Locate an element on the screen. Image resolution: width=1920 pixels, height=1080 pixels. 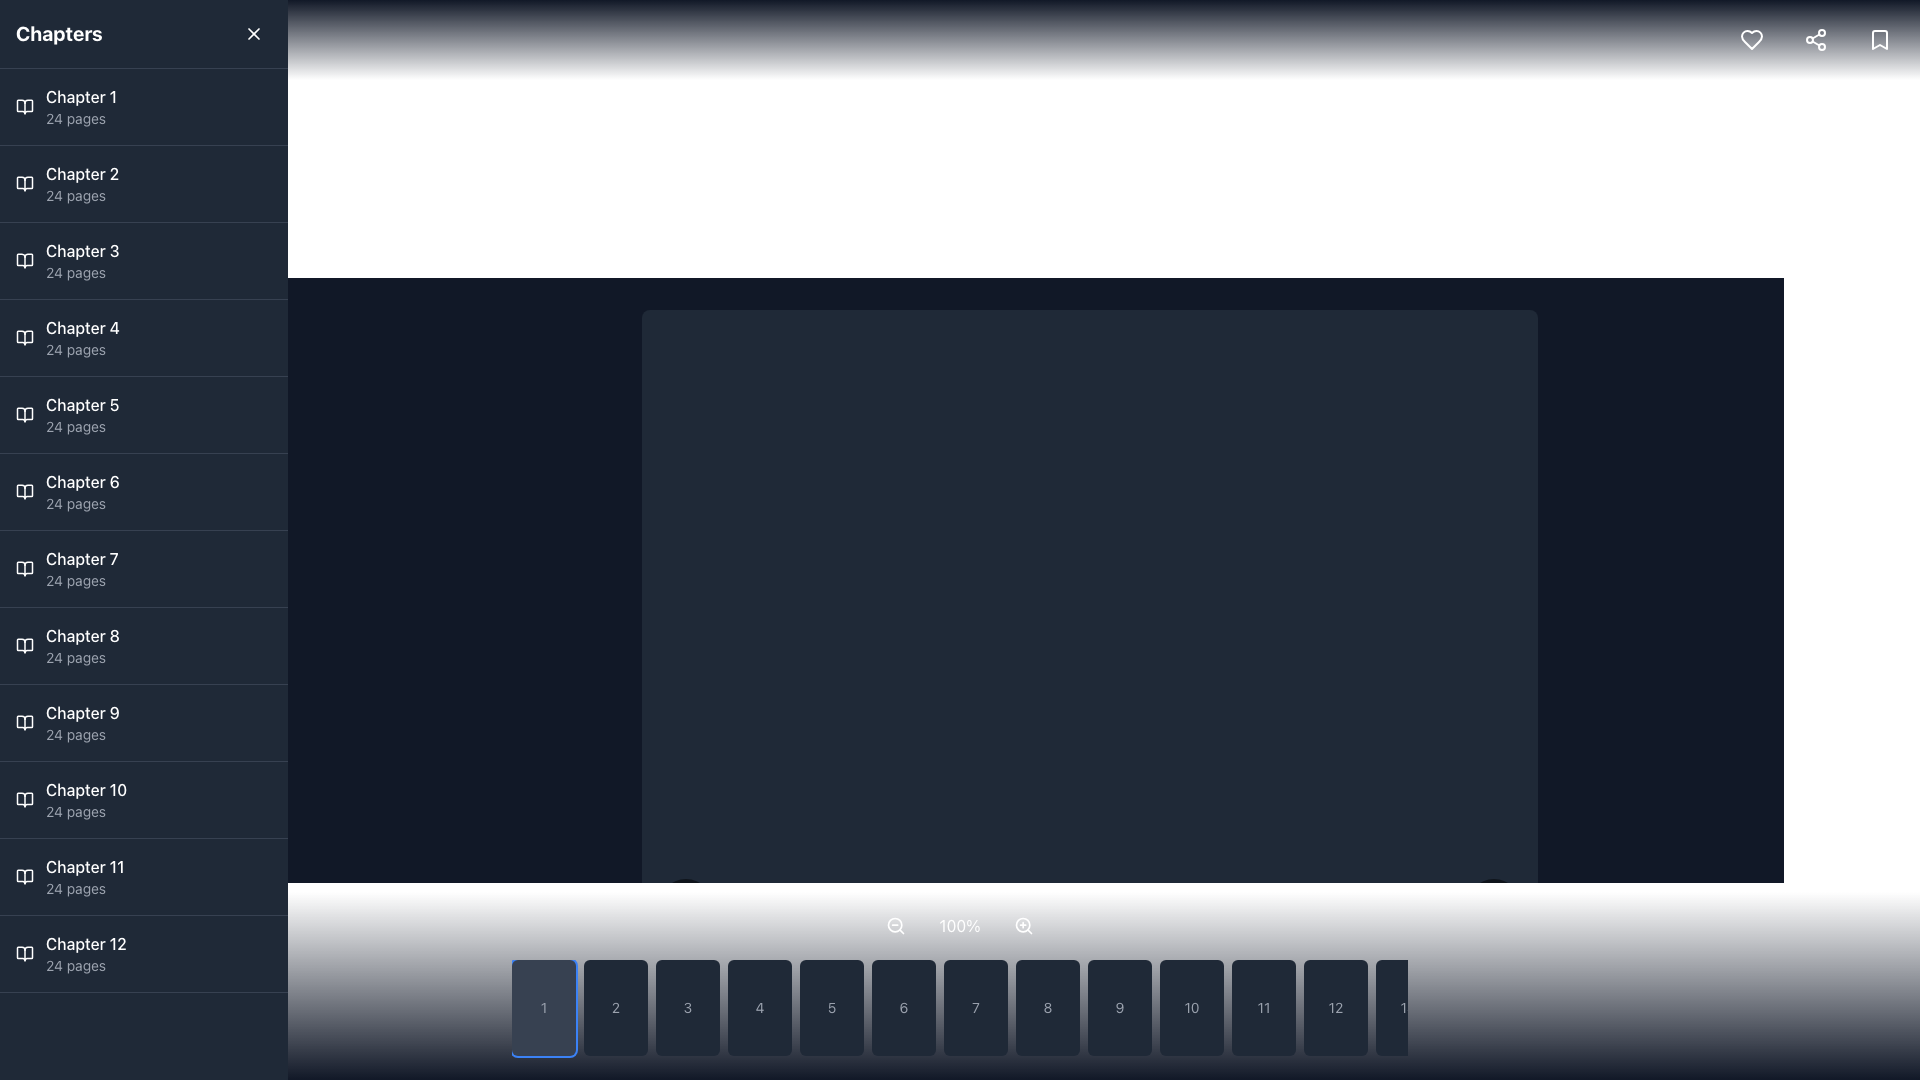
the open book icon located in the vertical sidebar next to the 'Chapter 10' section, which is part of the list of chapters is located at coordinates (24, 798).